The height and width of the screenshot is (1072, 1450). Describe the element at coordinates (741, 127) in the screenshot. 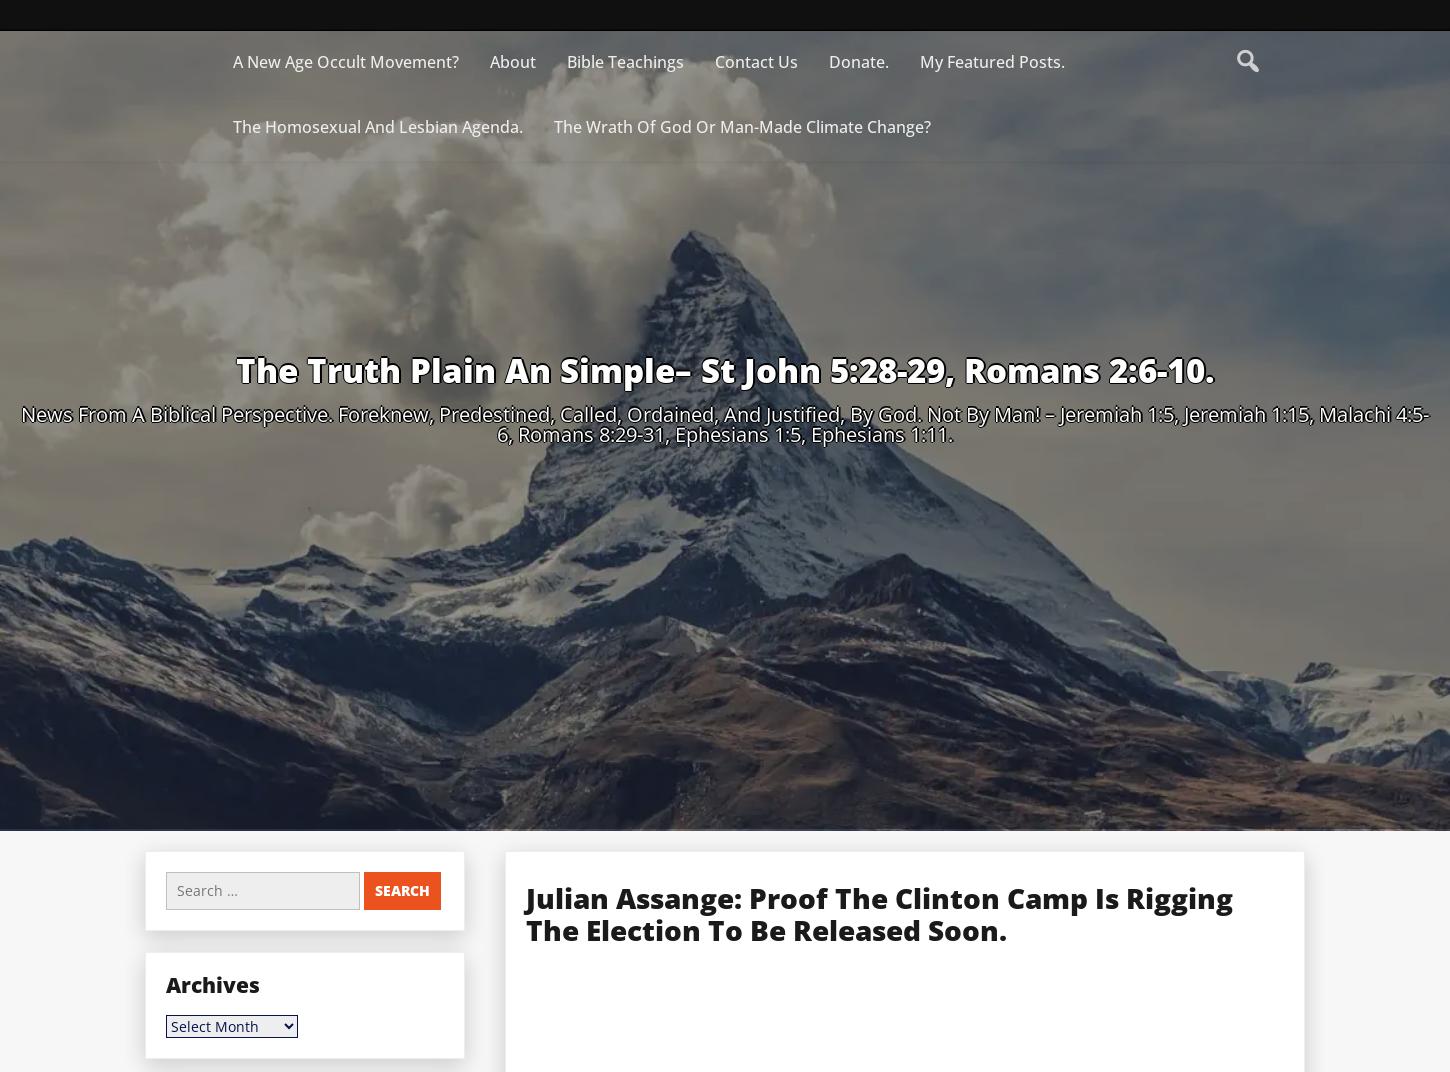

I see `'The Wrath Of God Or Man-Made Climate Change?'` at that location.